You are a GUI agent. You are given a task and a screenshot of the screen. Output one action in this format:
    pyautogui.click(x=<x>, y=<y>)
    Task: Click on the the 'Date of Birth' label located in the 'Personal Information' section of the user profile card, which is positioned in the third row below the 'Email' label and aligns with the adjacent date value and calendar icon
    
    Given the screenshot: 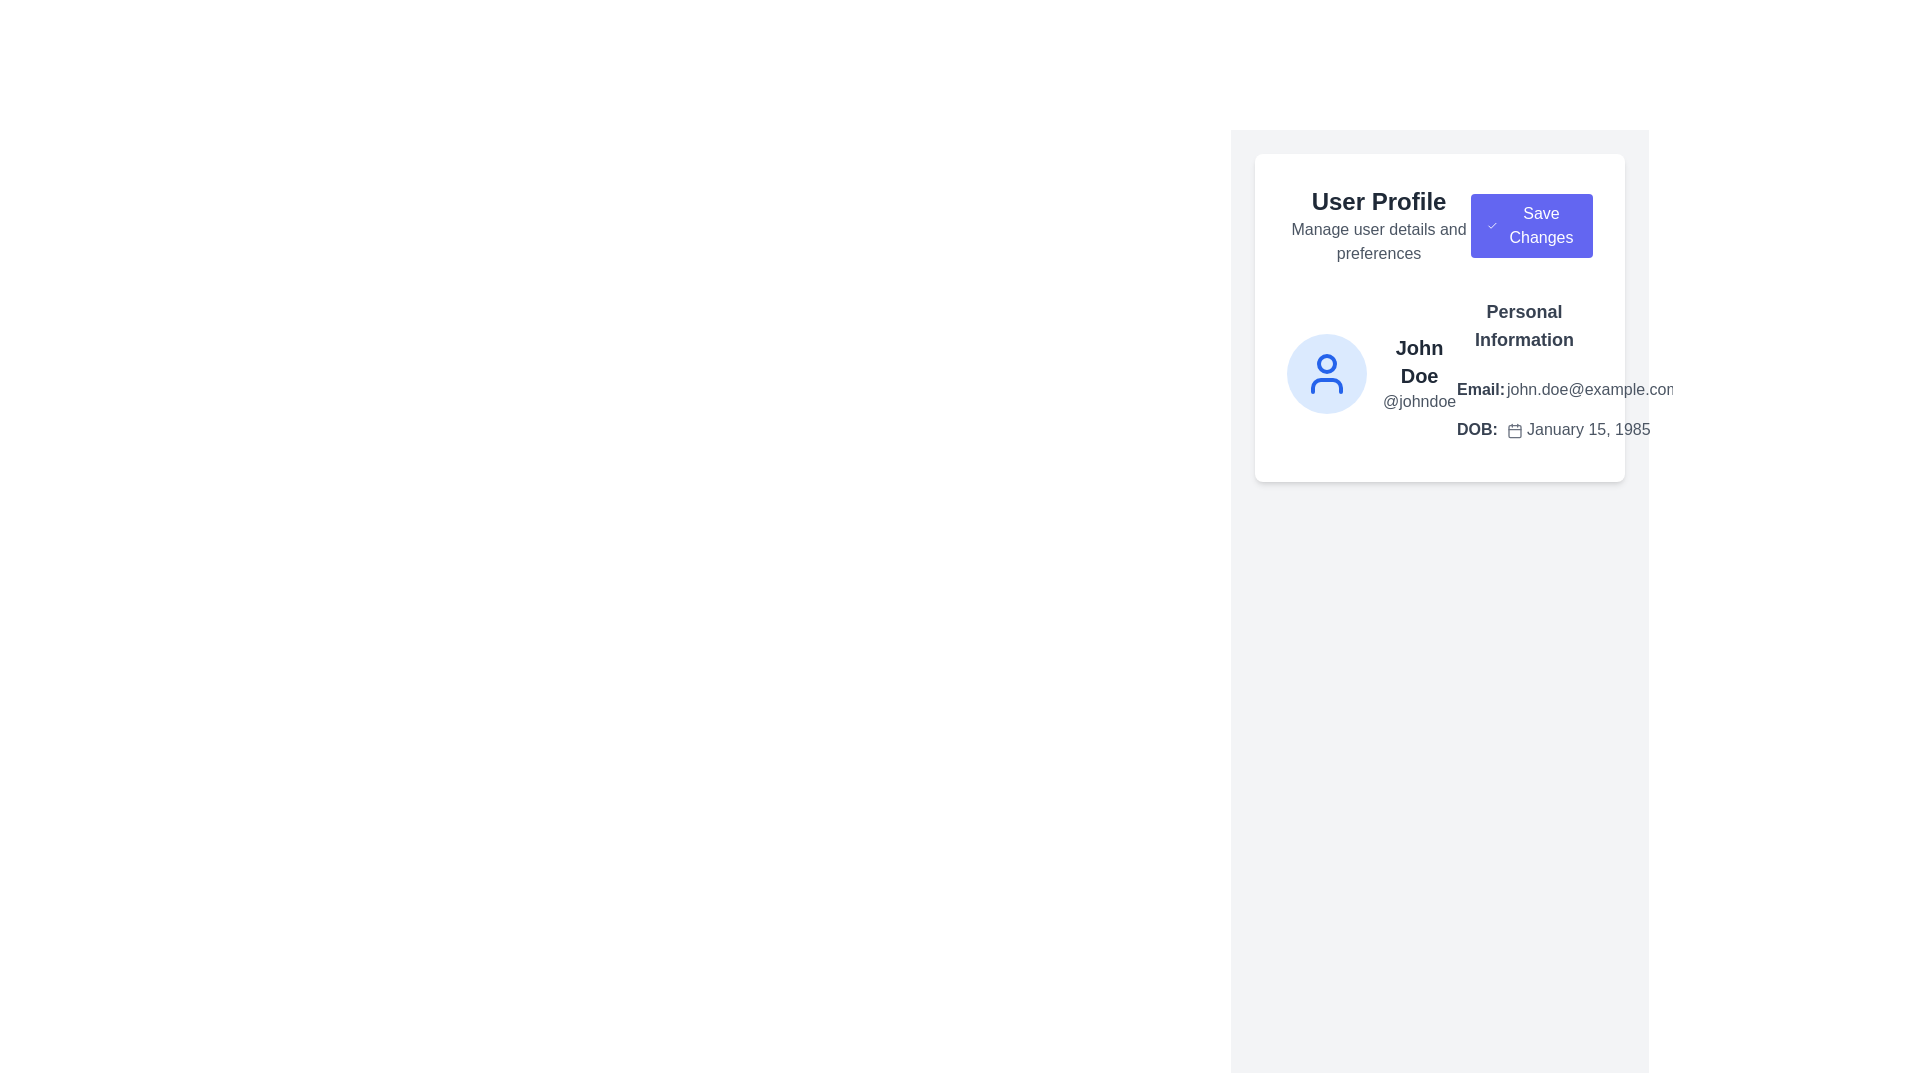 What is the action you would take?
    pyautogui.click(x=1481, y=428)
    